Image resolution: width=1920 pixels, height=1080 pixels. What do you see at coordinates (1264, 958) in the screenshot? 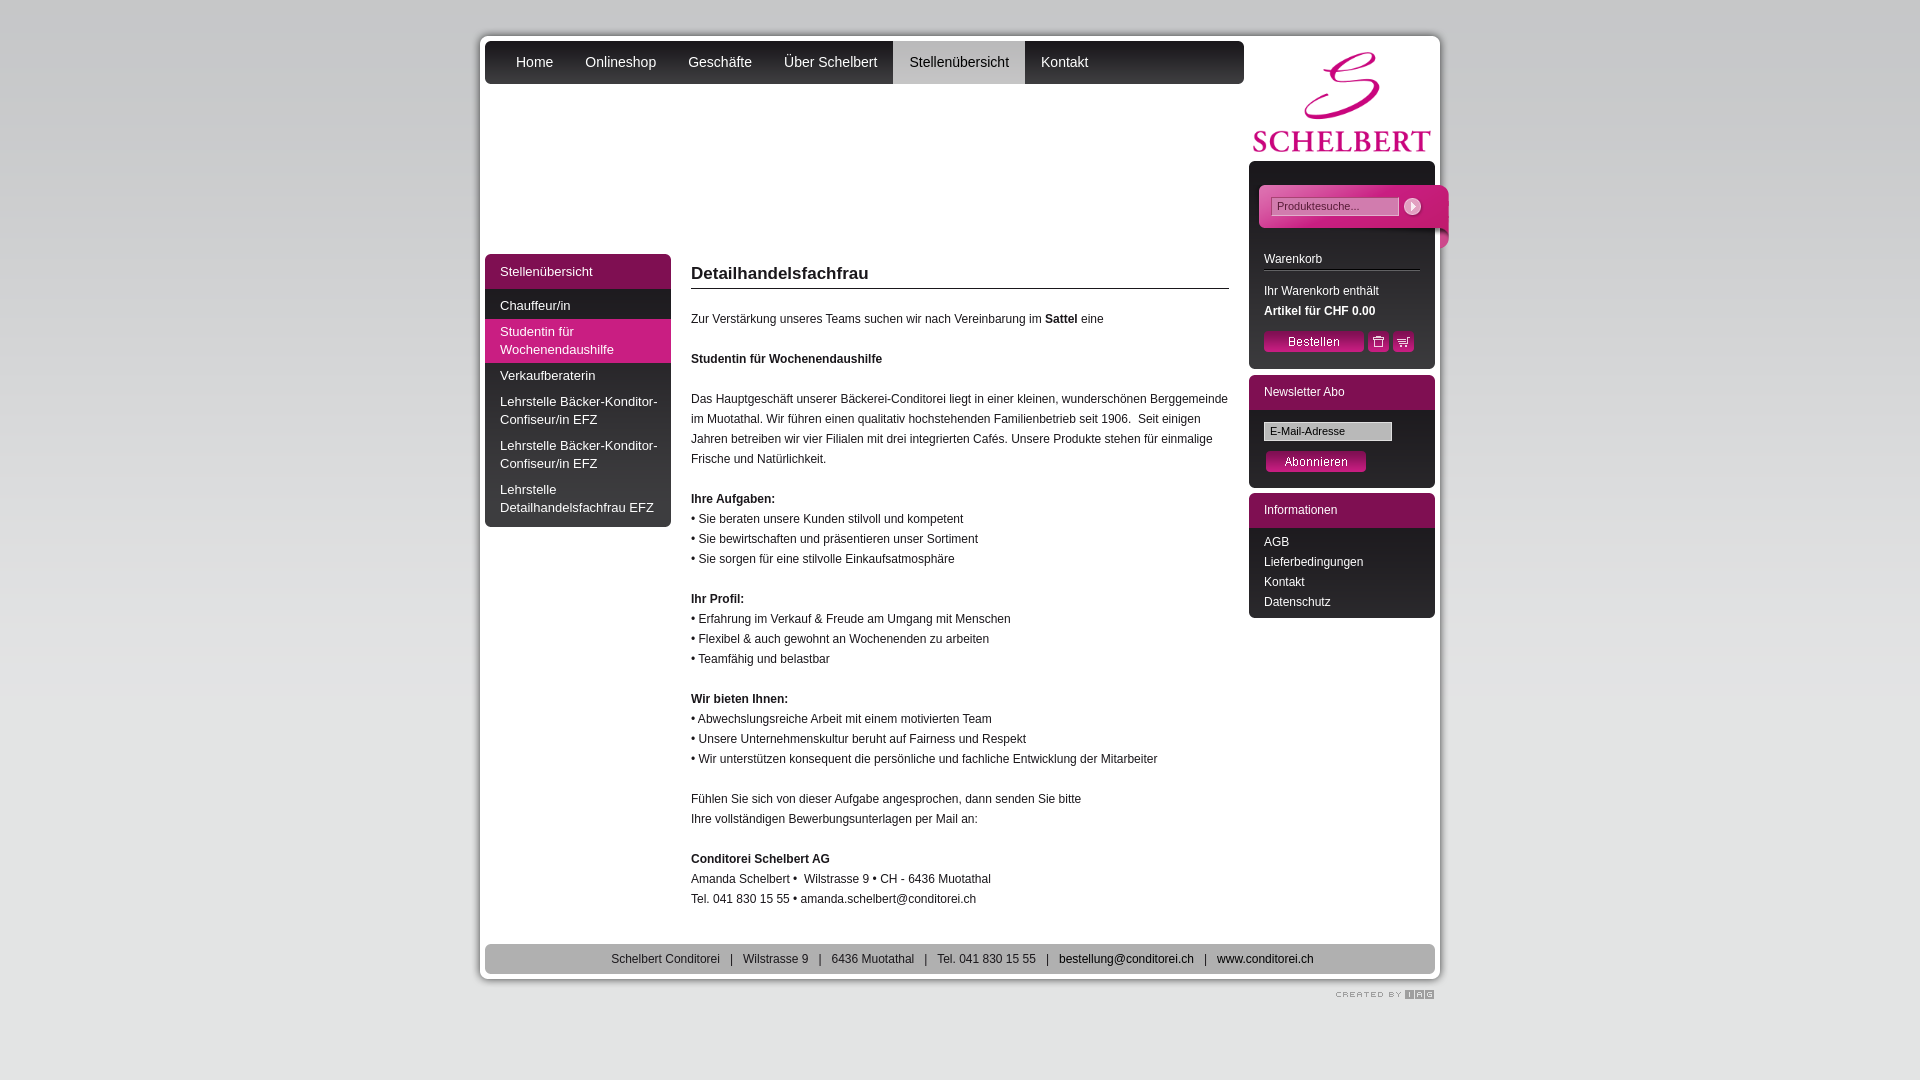
I see `'www.conditorei.ch'` at bounding box center [1264, 958].